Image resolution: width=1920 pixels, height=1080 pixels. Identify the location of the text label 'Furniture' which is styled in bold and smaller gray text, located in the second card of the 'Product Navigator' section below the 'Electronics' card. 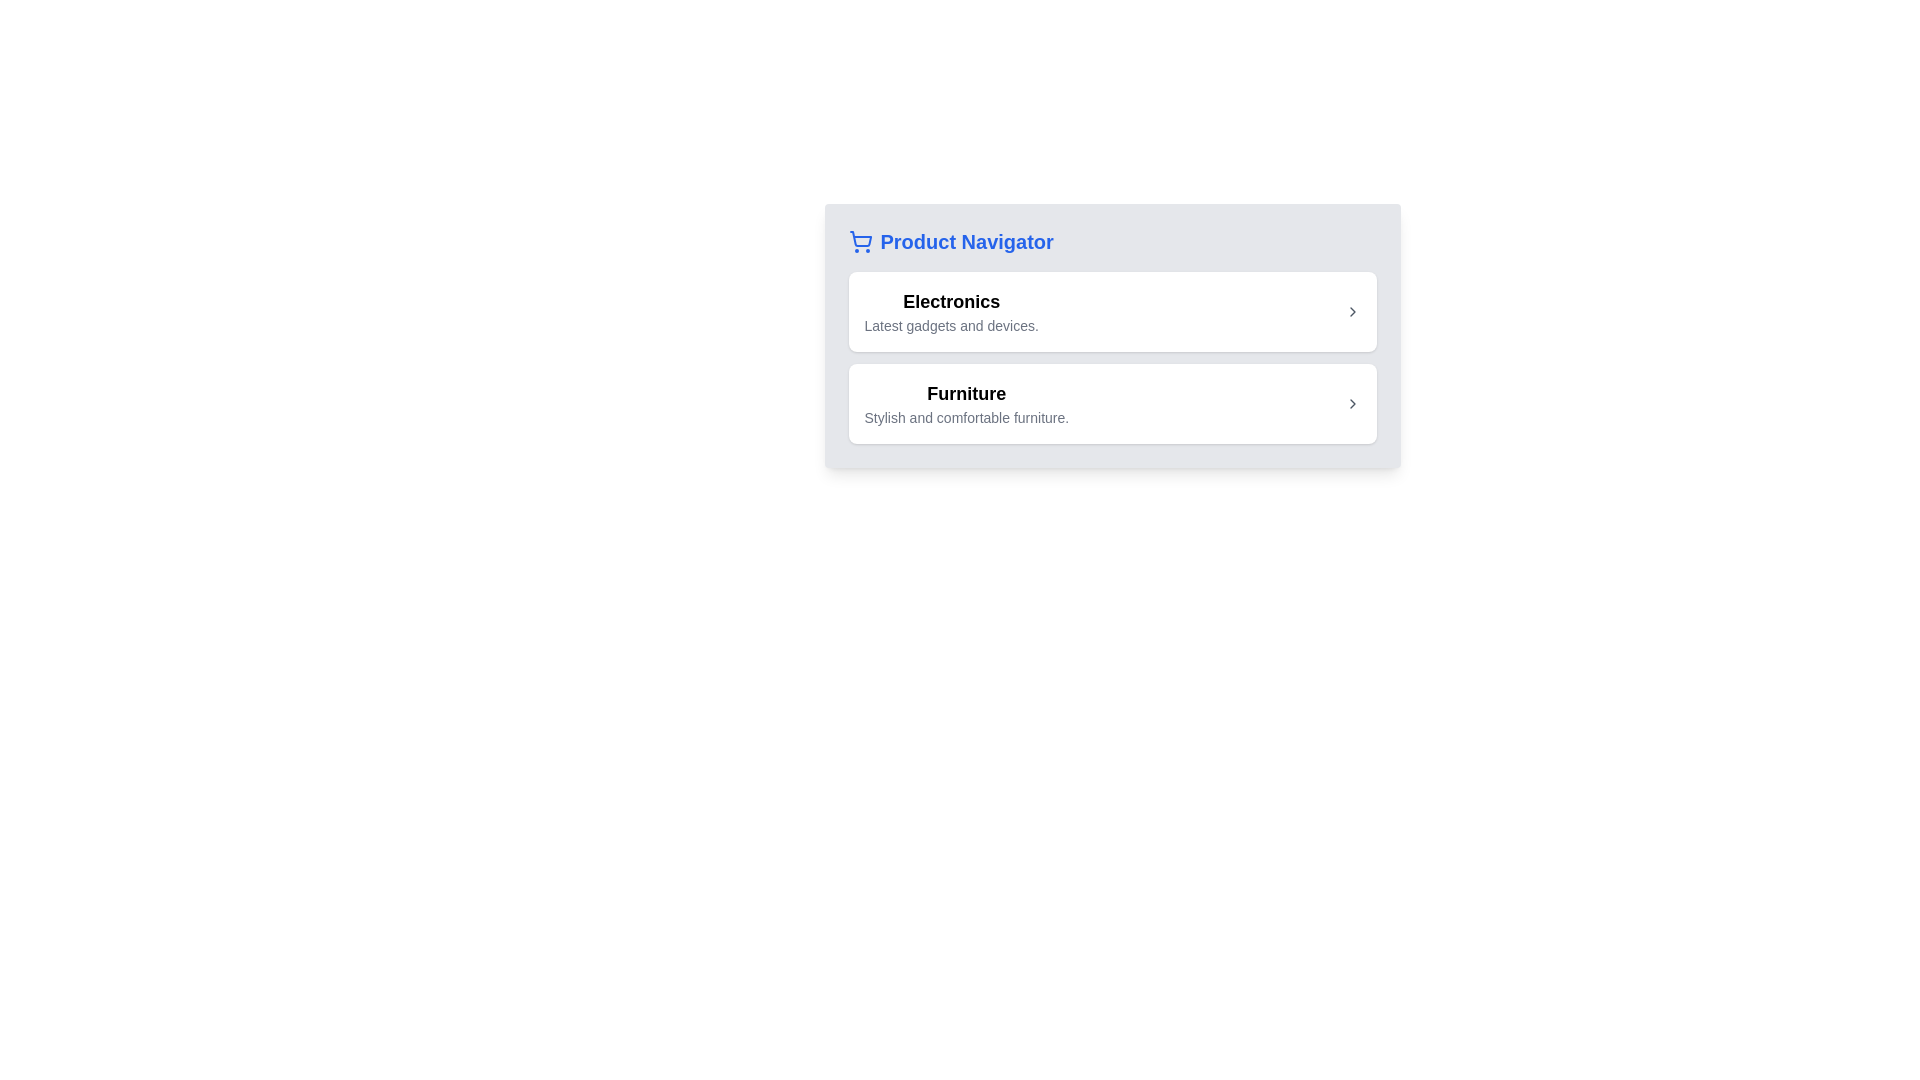
(966, 404).